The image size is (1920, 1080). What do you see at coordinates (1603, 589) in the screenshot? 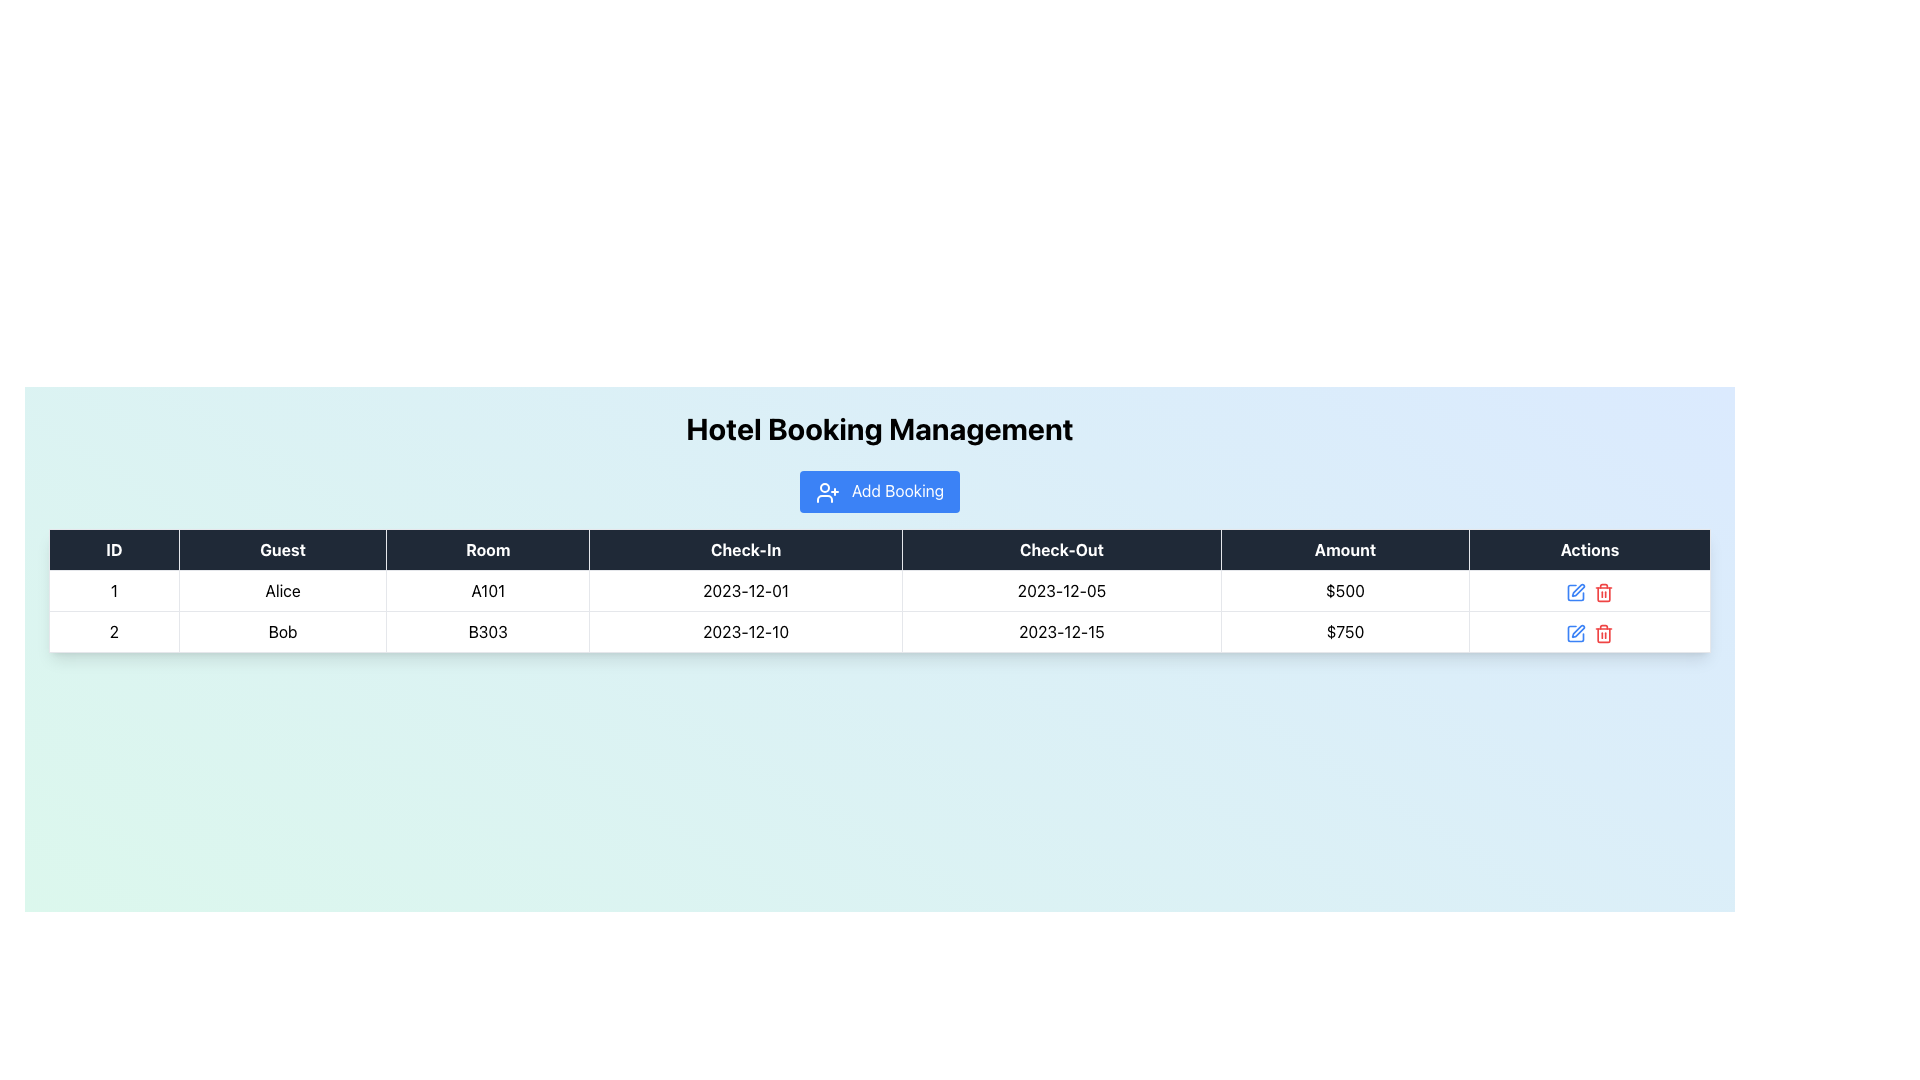
I see `the red trash icon button in the Actions column of the data table for 'Alice, A101, $500' to emphasize the delete option` at bounding box center [1603, 589].